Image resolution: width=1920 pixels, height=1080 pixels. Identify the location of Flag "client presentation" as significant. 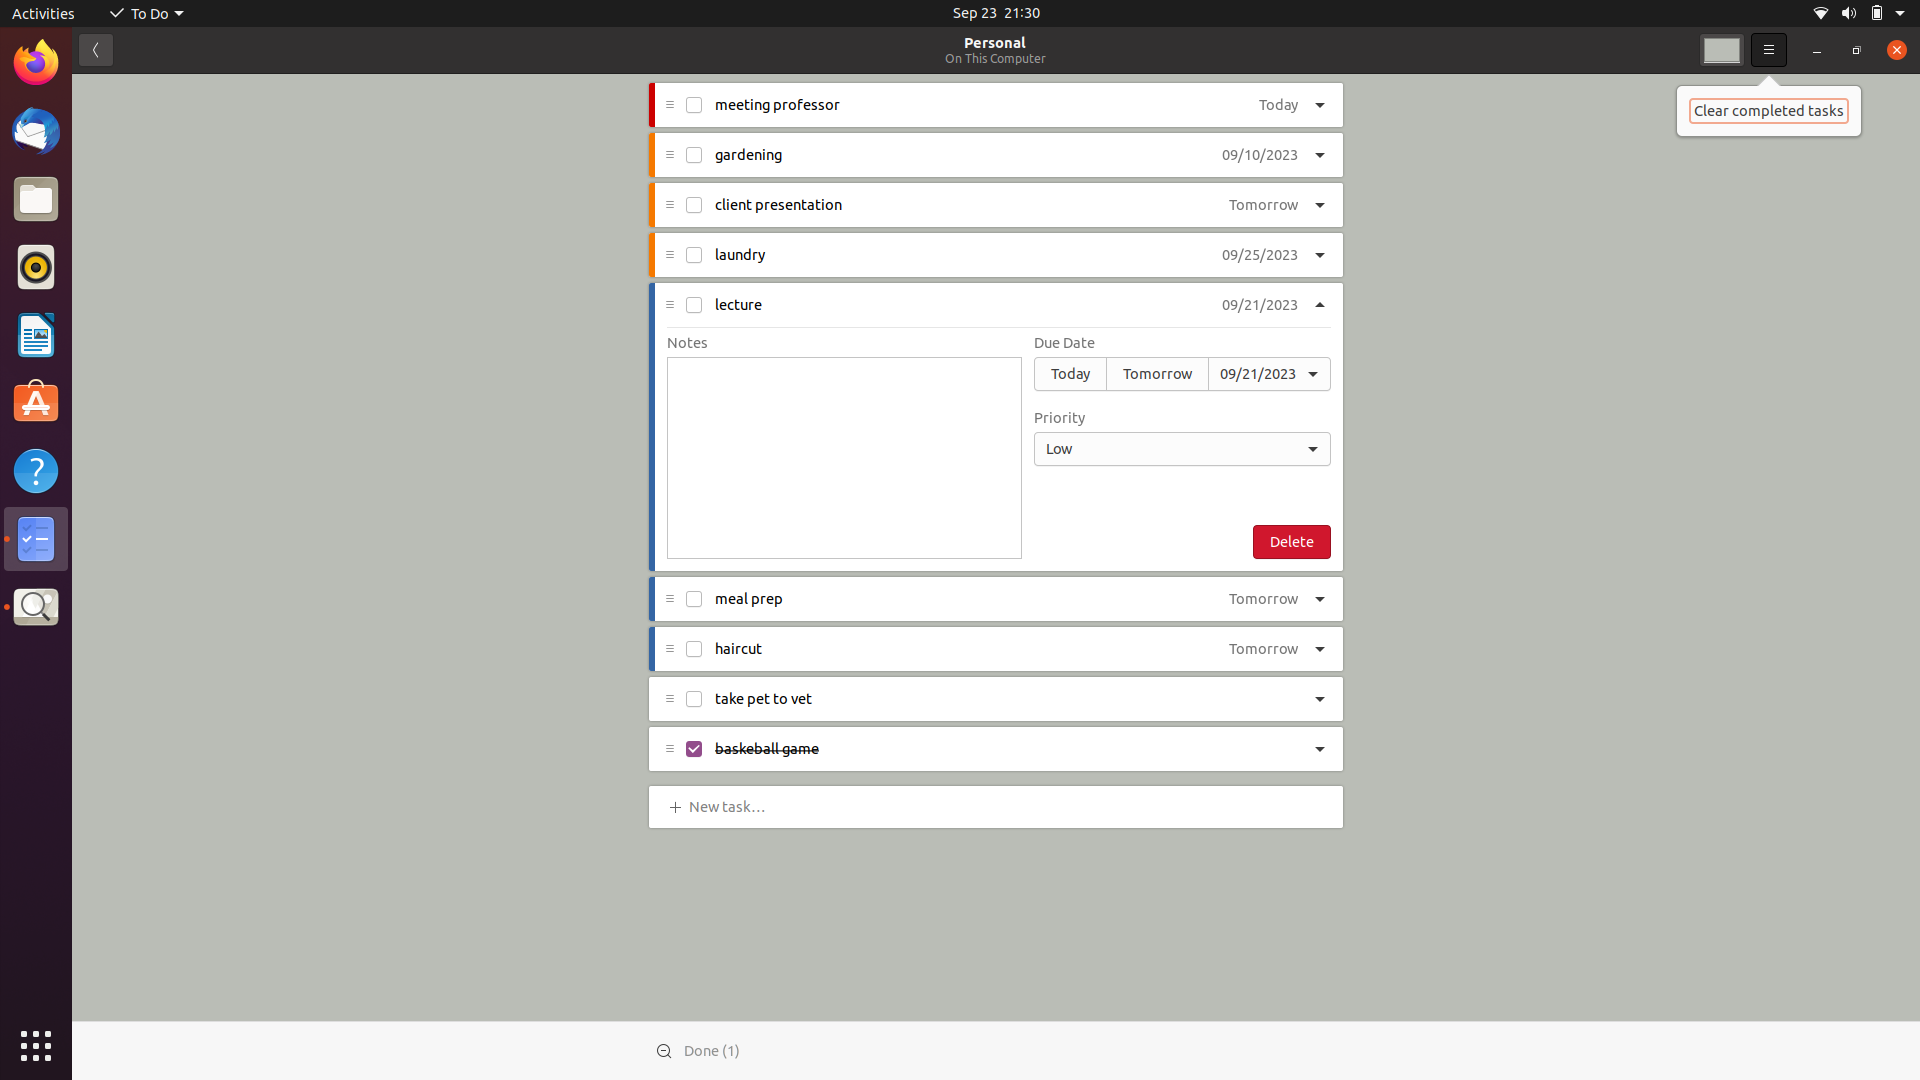
(1321, 205).